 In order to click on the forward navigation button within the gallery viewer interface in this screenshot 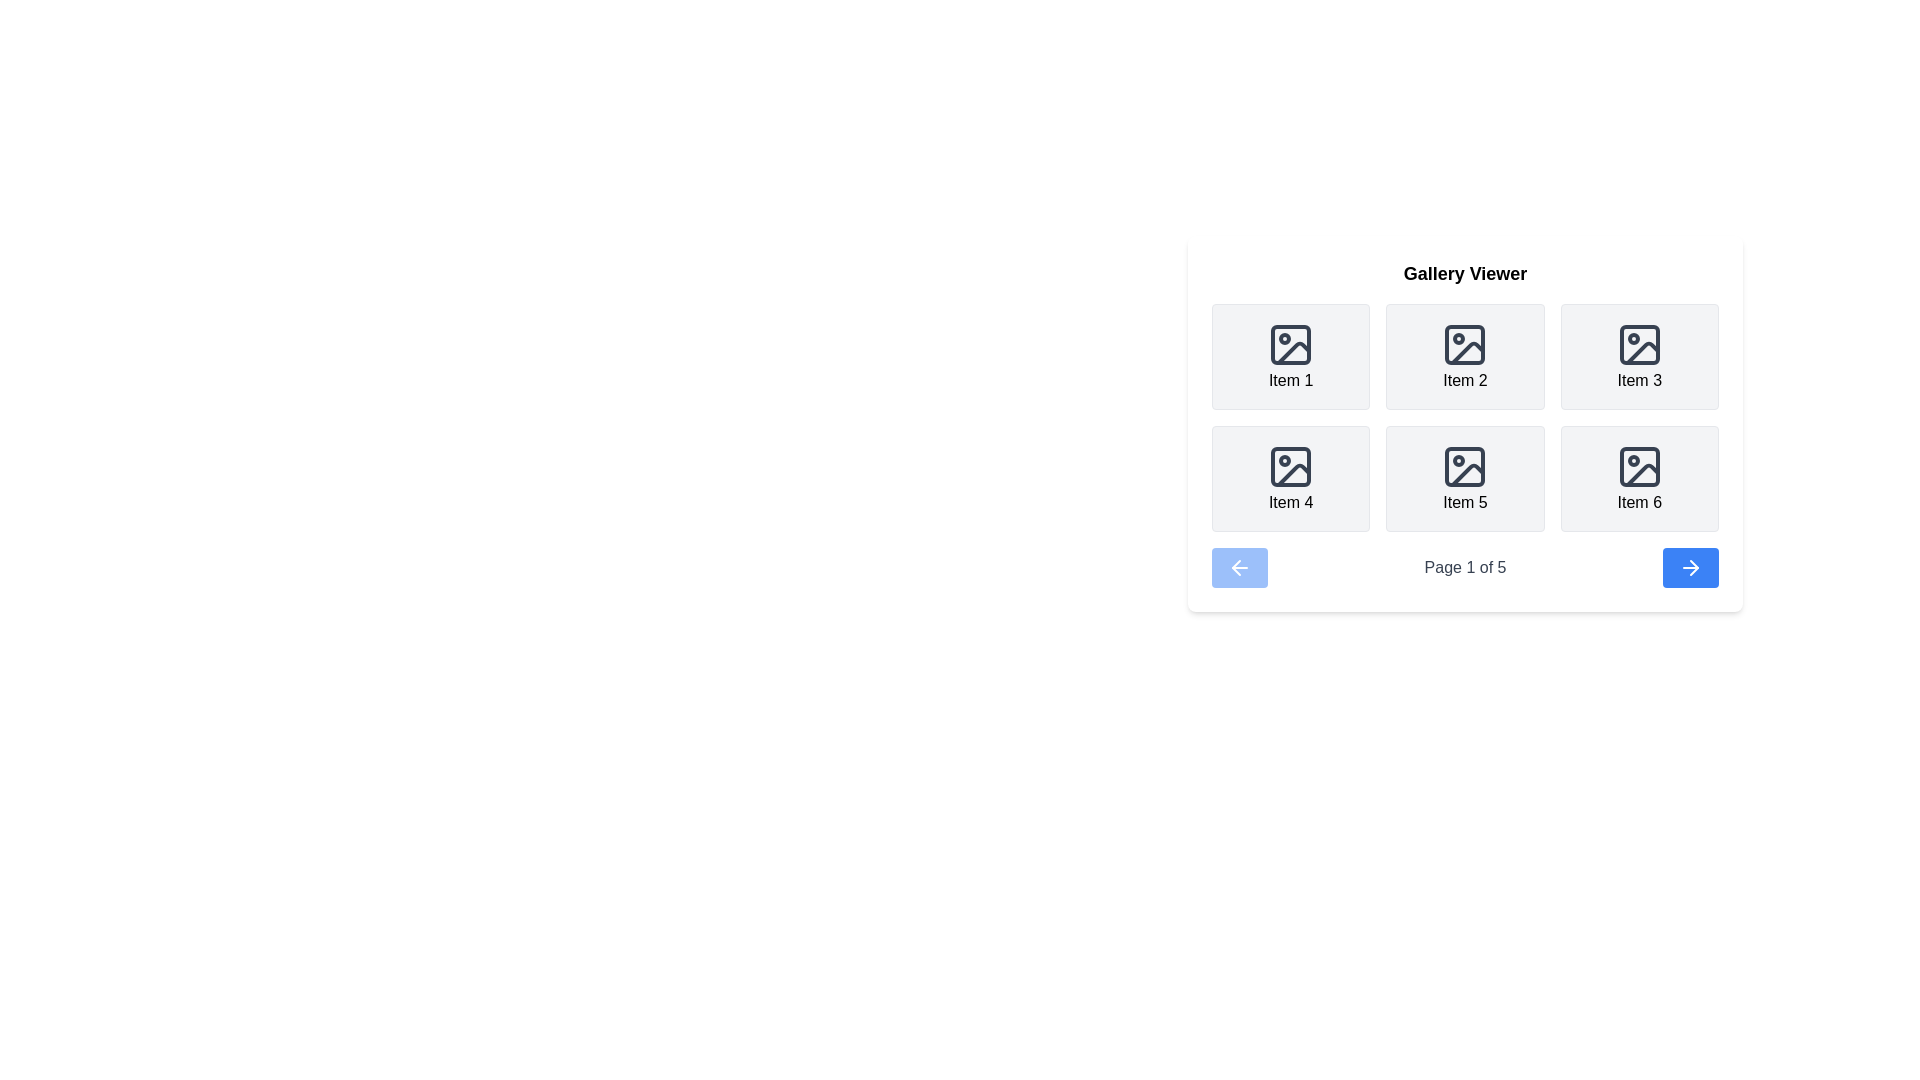, I will do `click(1693, 567)`.